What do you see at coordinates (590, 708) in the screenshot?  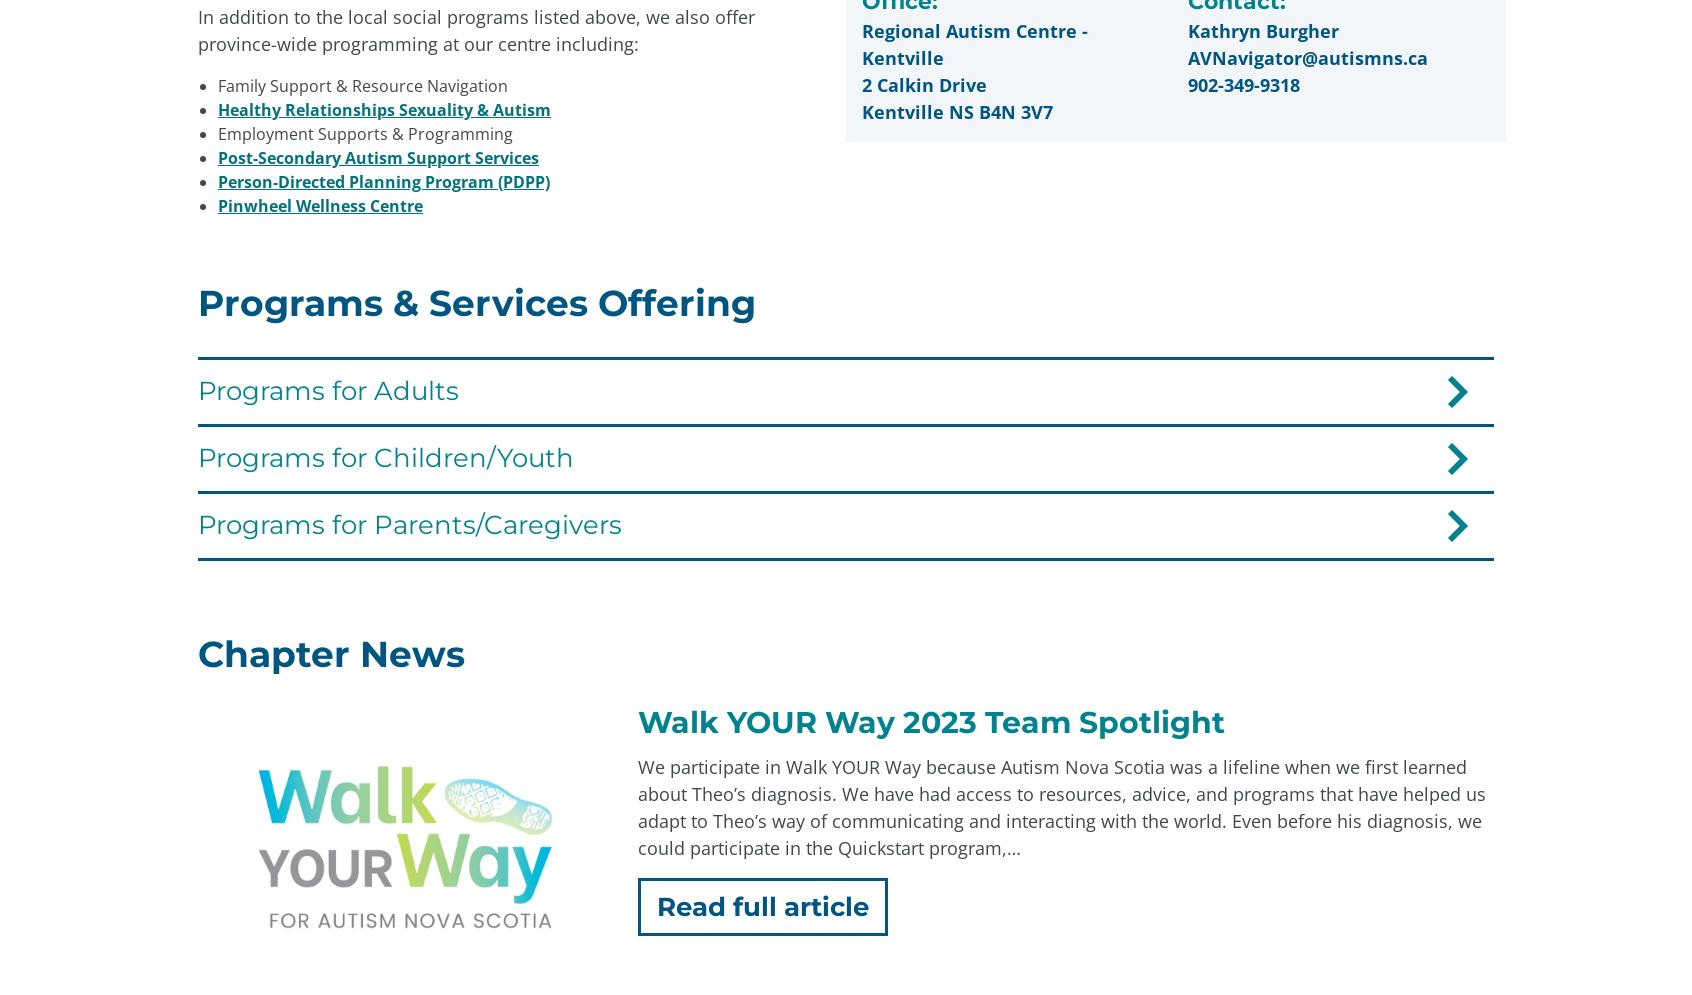 I see `'902-446-4995'` at bounding box center [590, 708].